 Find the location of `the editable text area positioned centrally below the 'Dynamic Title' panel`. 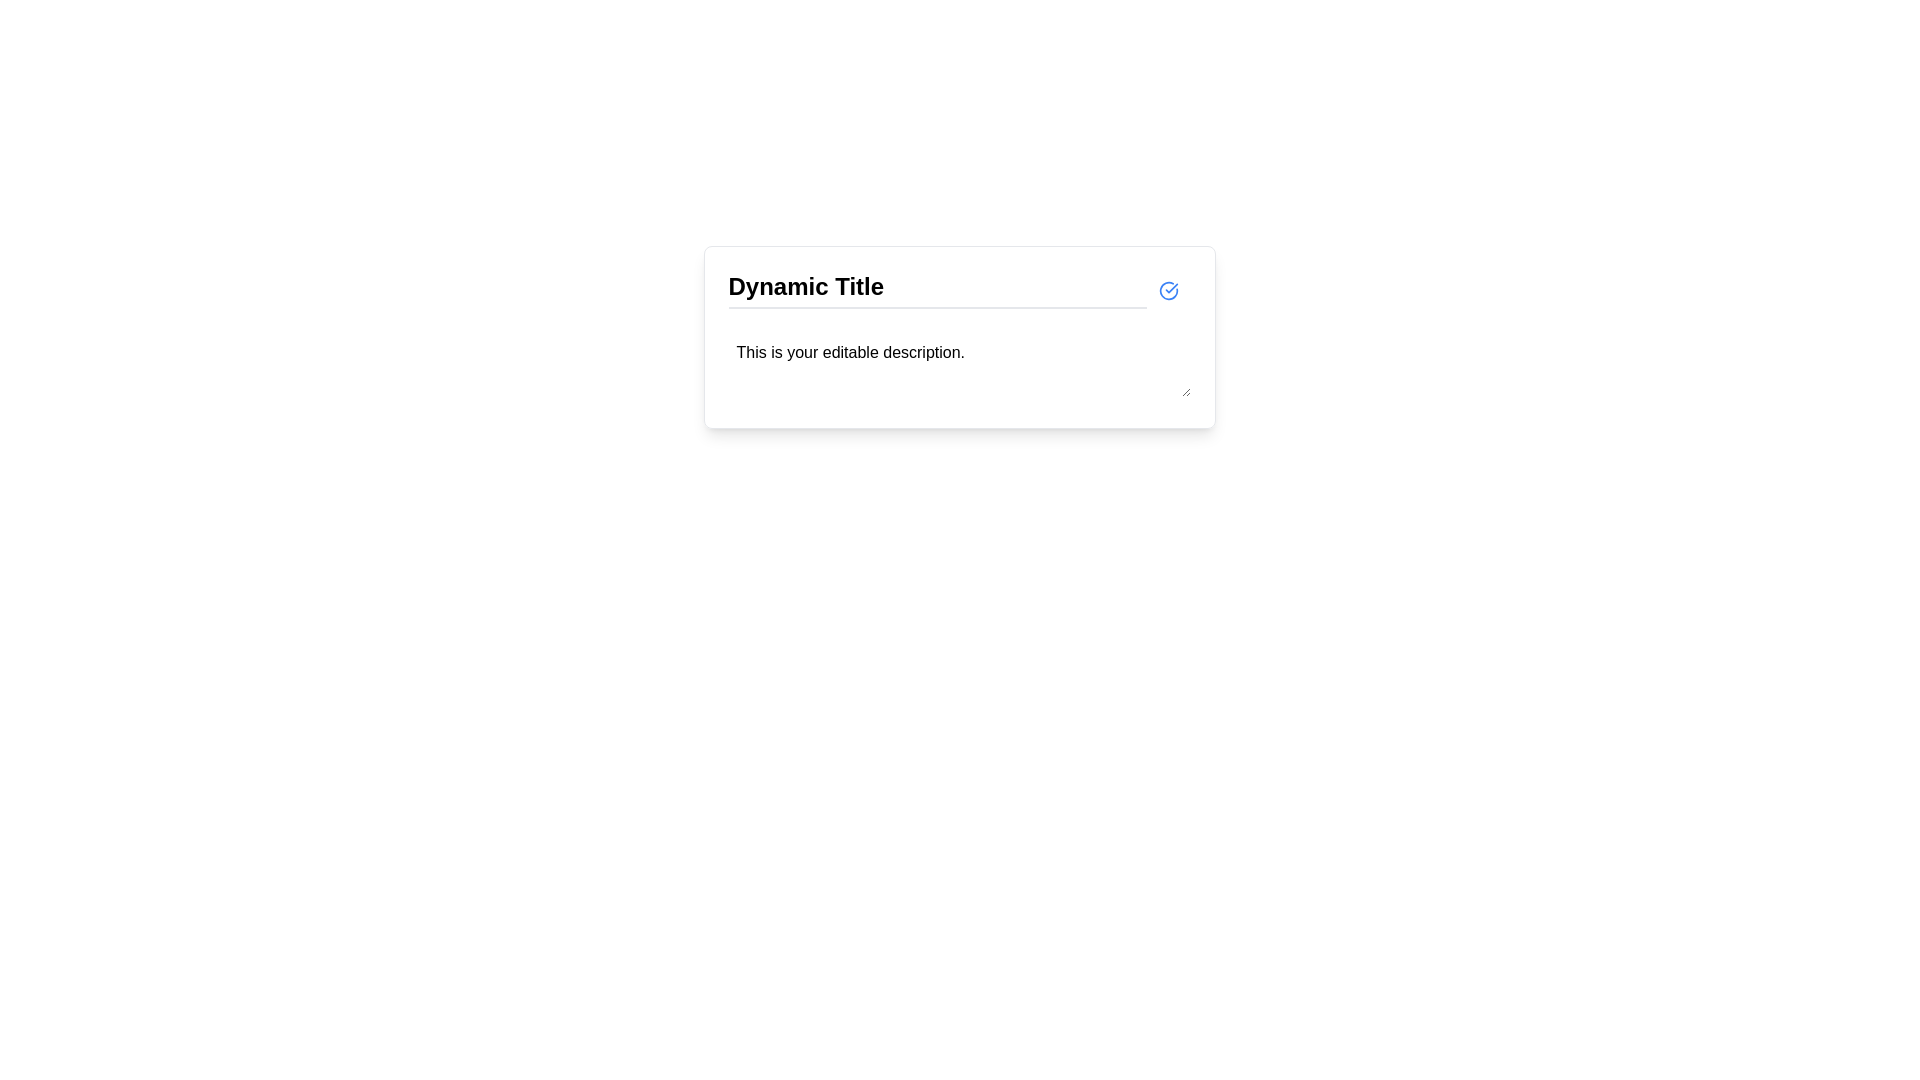

the editable text area positioned centrally below the 'Dynamic Title' panel is located at coordinates (958, 365).